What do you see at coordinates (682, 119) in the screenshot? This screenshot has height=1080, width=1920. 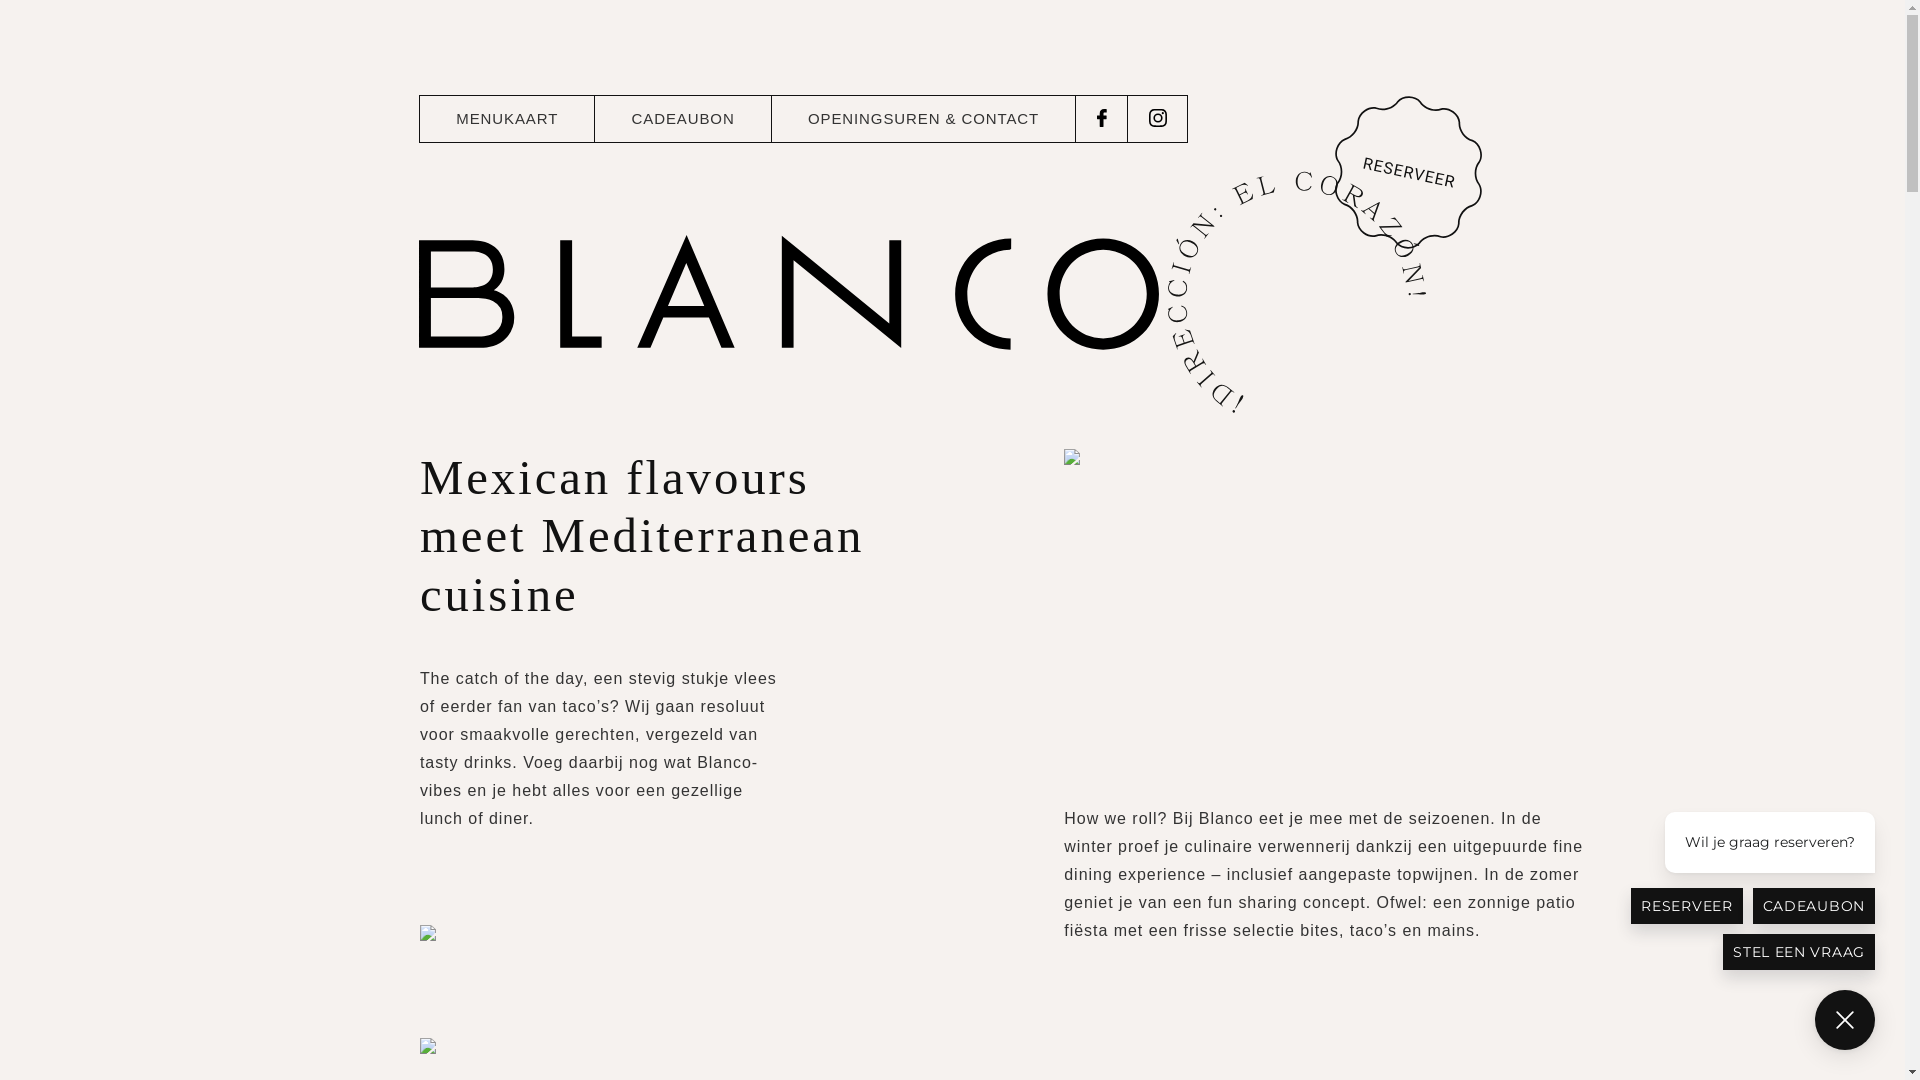 I see `'CADEAUBON'` at bounding box center [682, 119].